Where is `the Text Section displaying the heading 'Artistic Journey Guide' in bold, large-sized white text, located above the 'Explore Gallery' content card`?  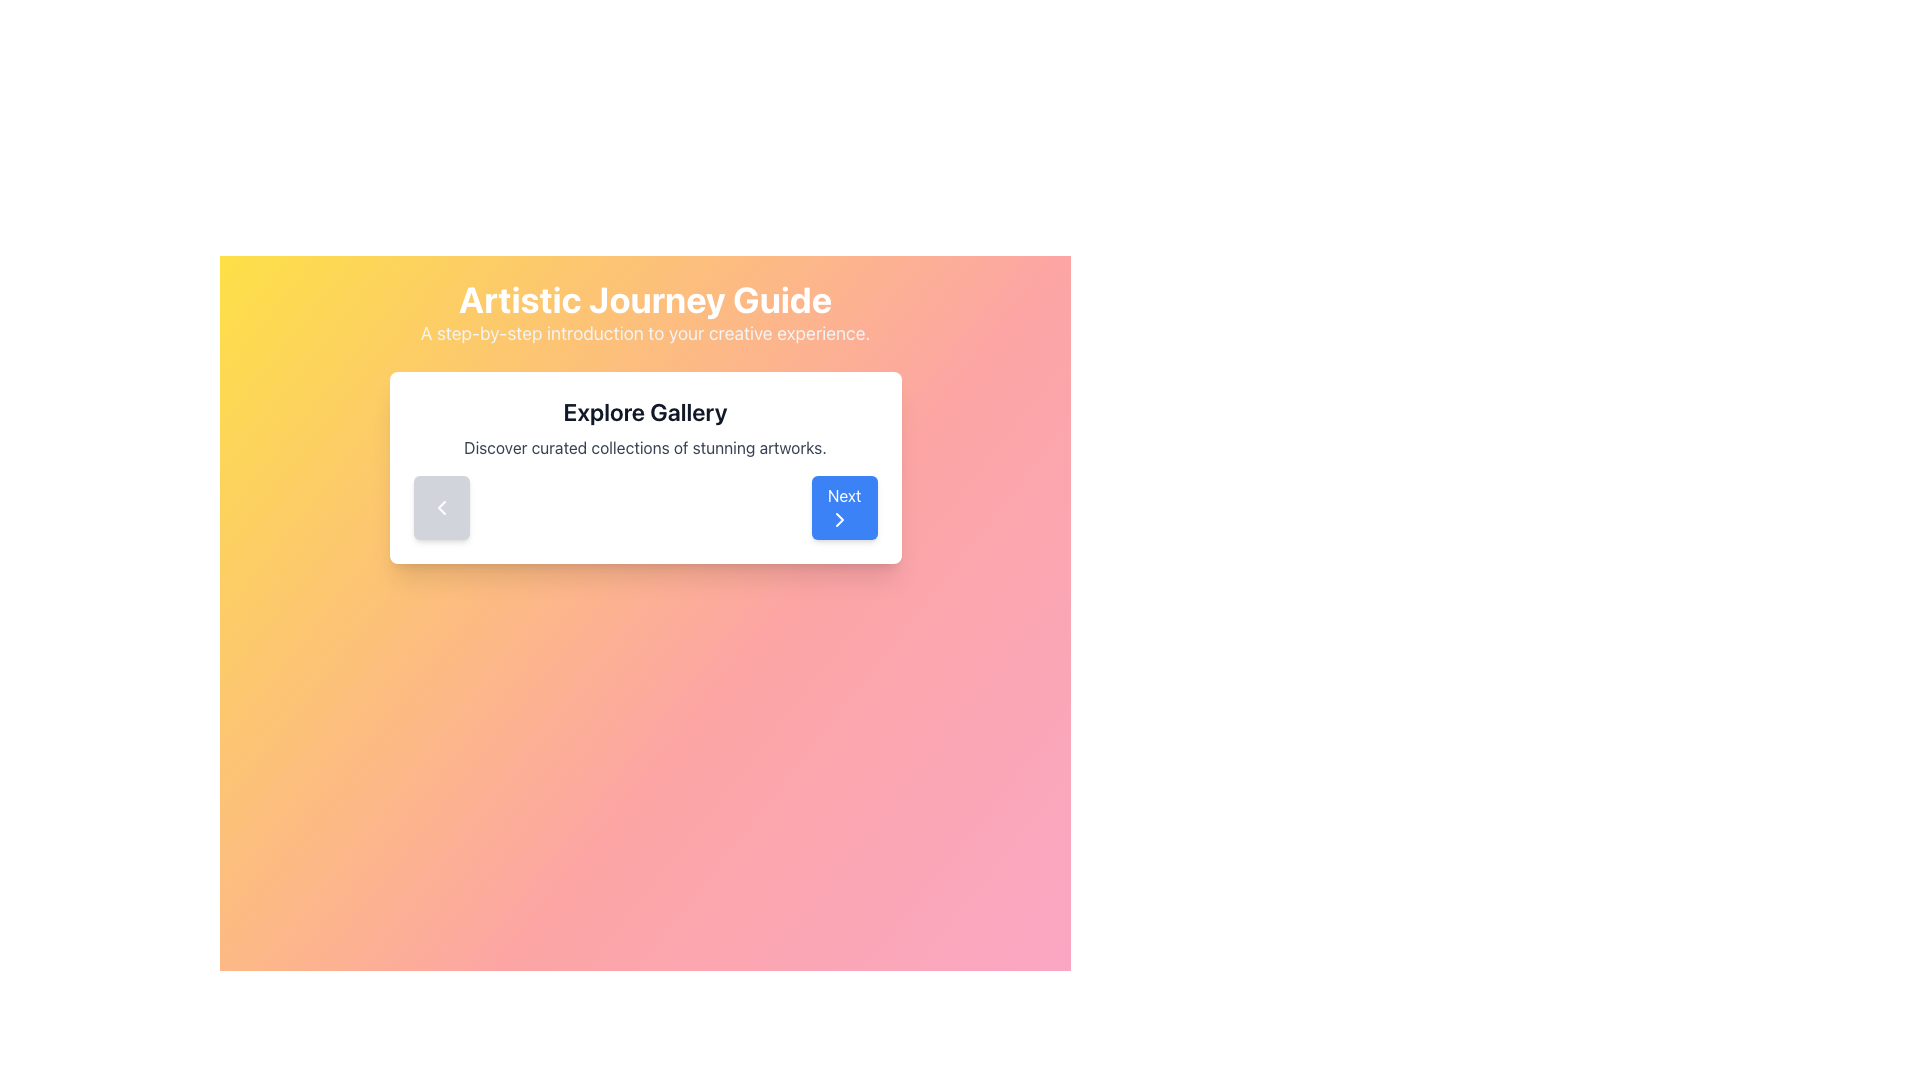
the Text Section displaying the heading 'Artistic Journey Guide' in bold, large-sized white text, located above the 'Explore Gallery' content card is located at coordinates (645, 313).